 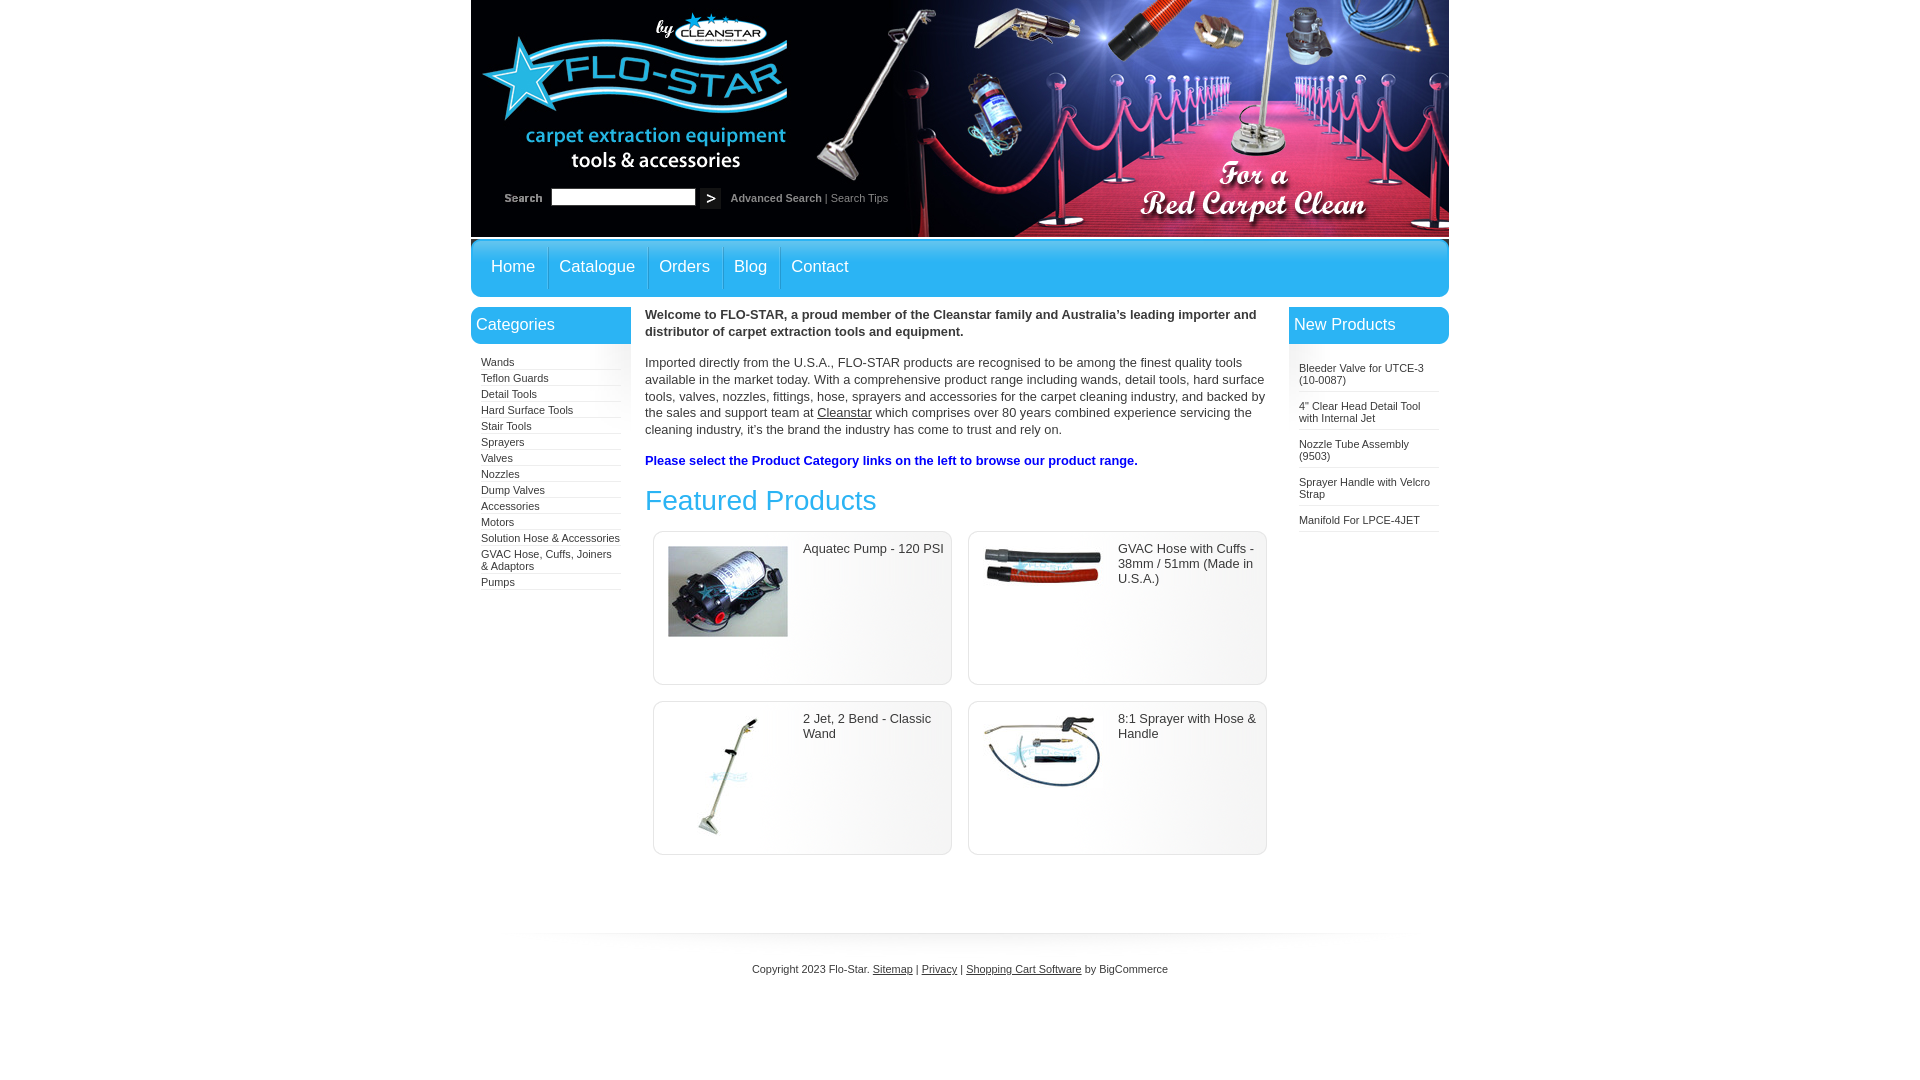 What do you see at coordinates (500, 474) in the screenshot?
I see `'Nozzles'` at bounding box center [500, 474].